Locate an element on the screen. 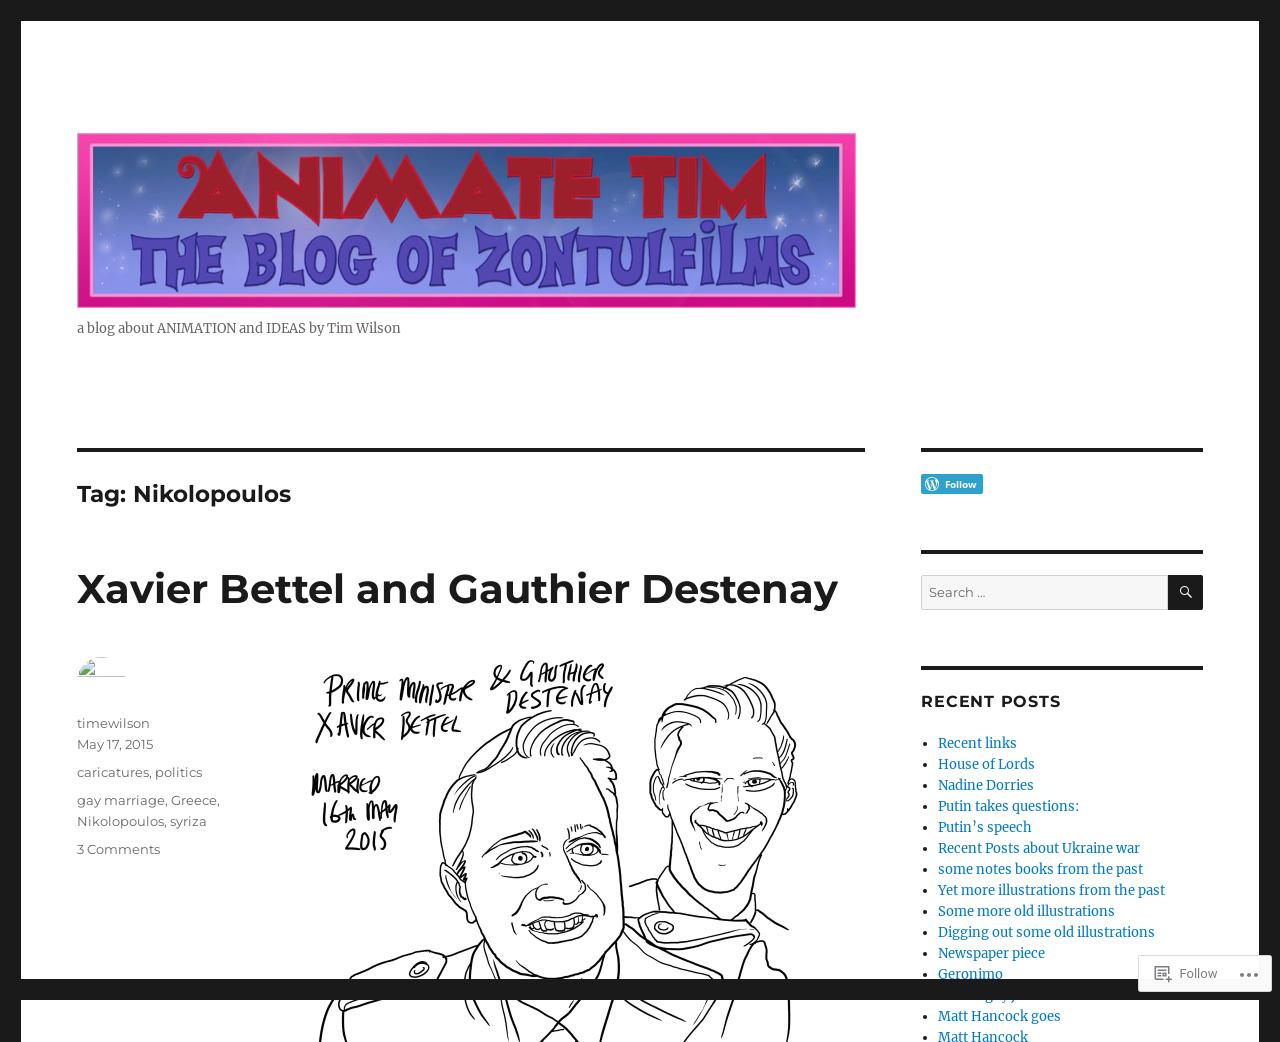  'Tag:' is located at coordinates (103, 492).